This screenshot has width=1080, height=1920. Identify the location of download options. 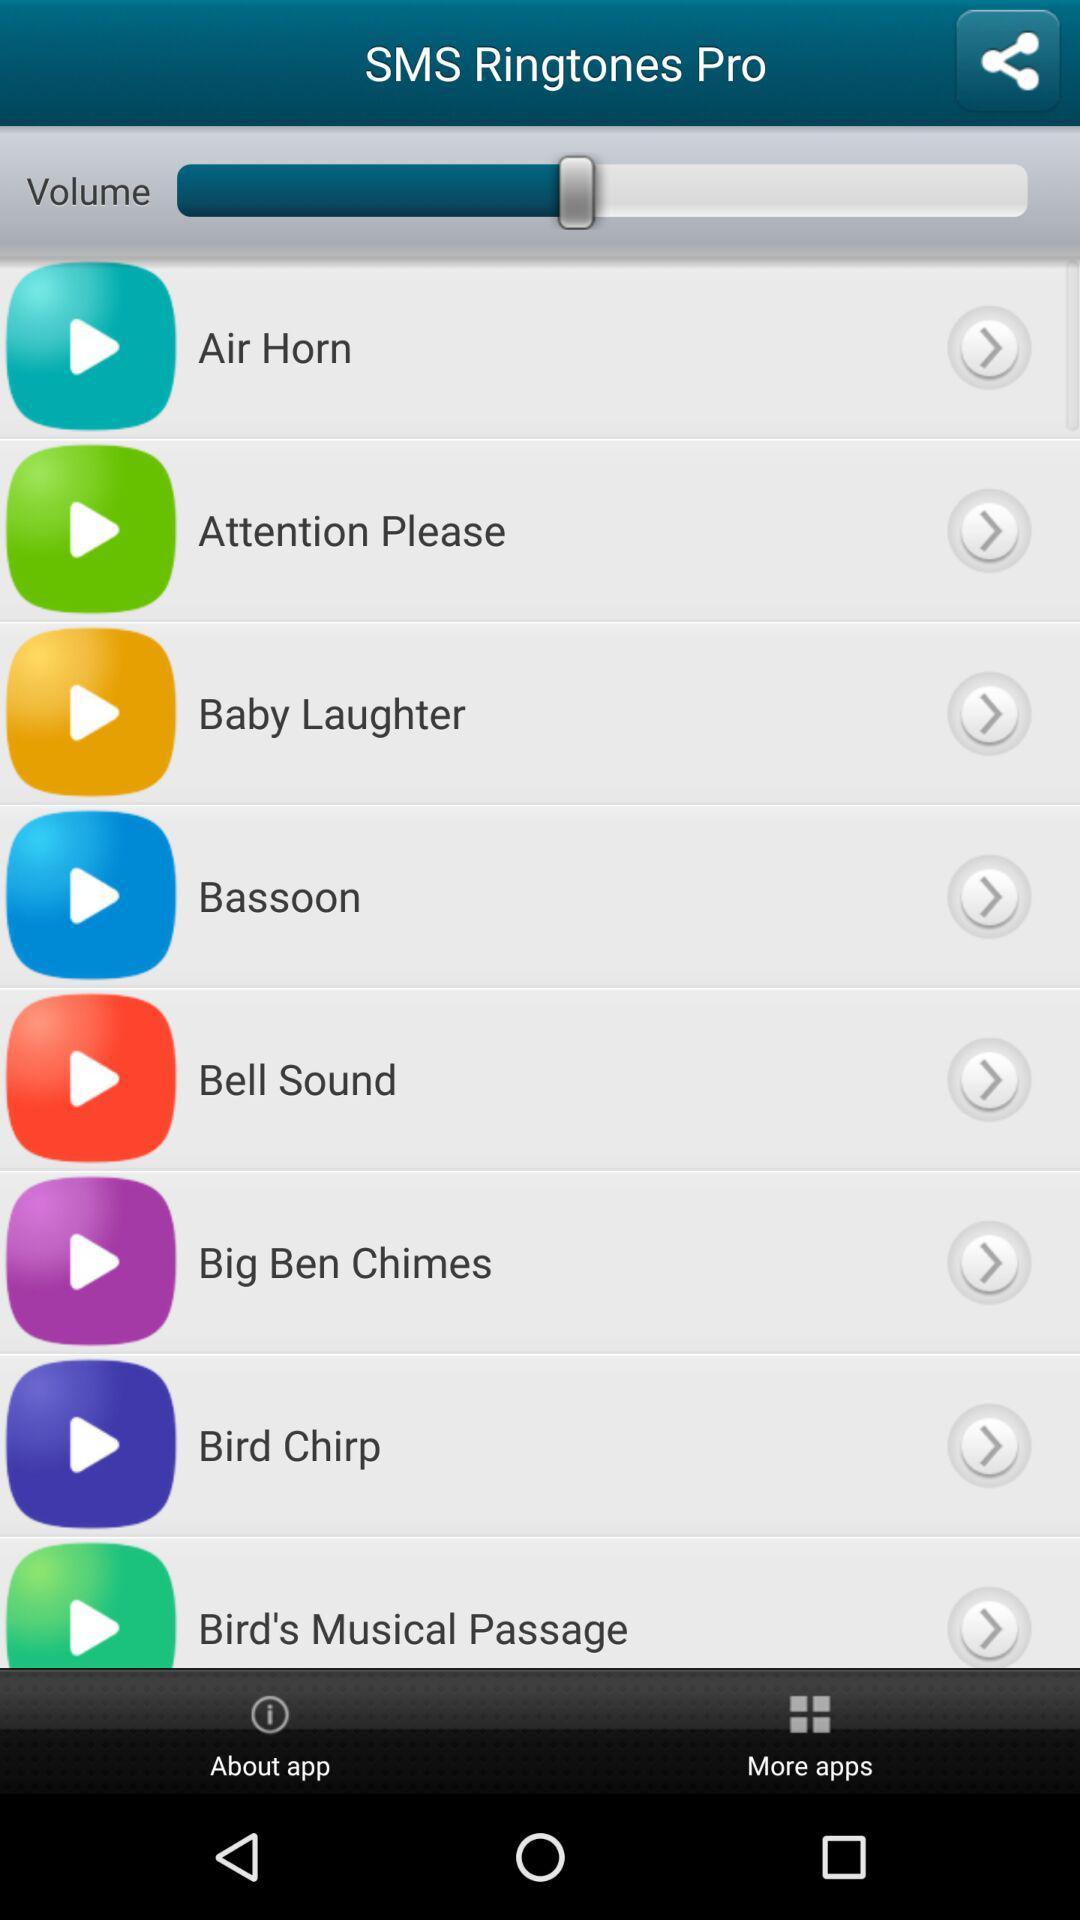
(987, 894).